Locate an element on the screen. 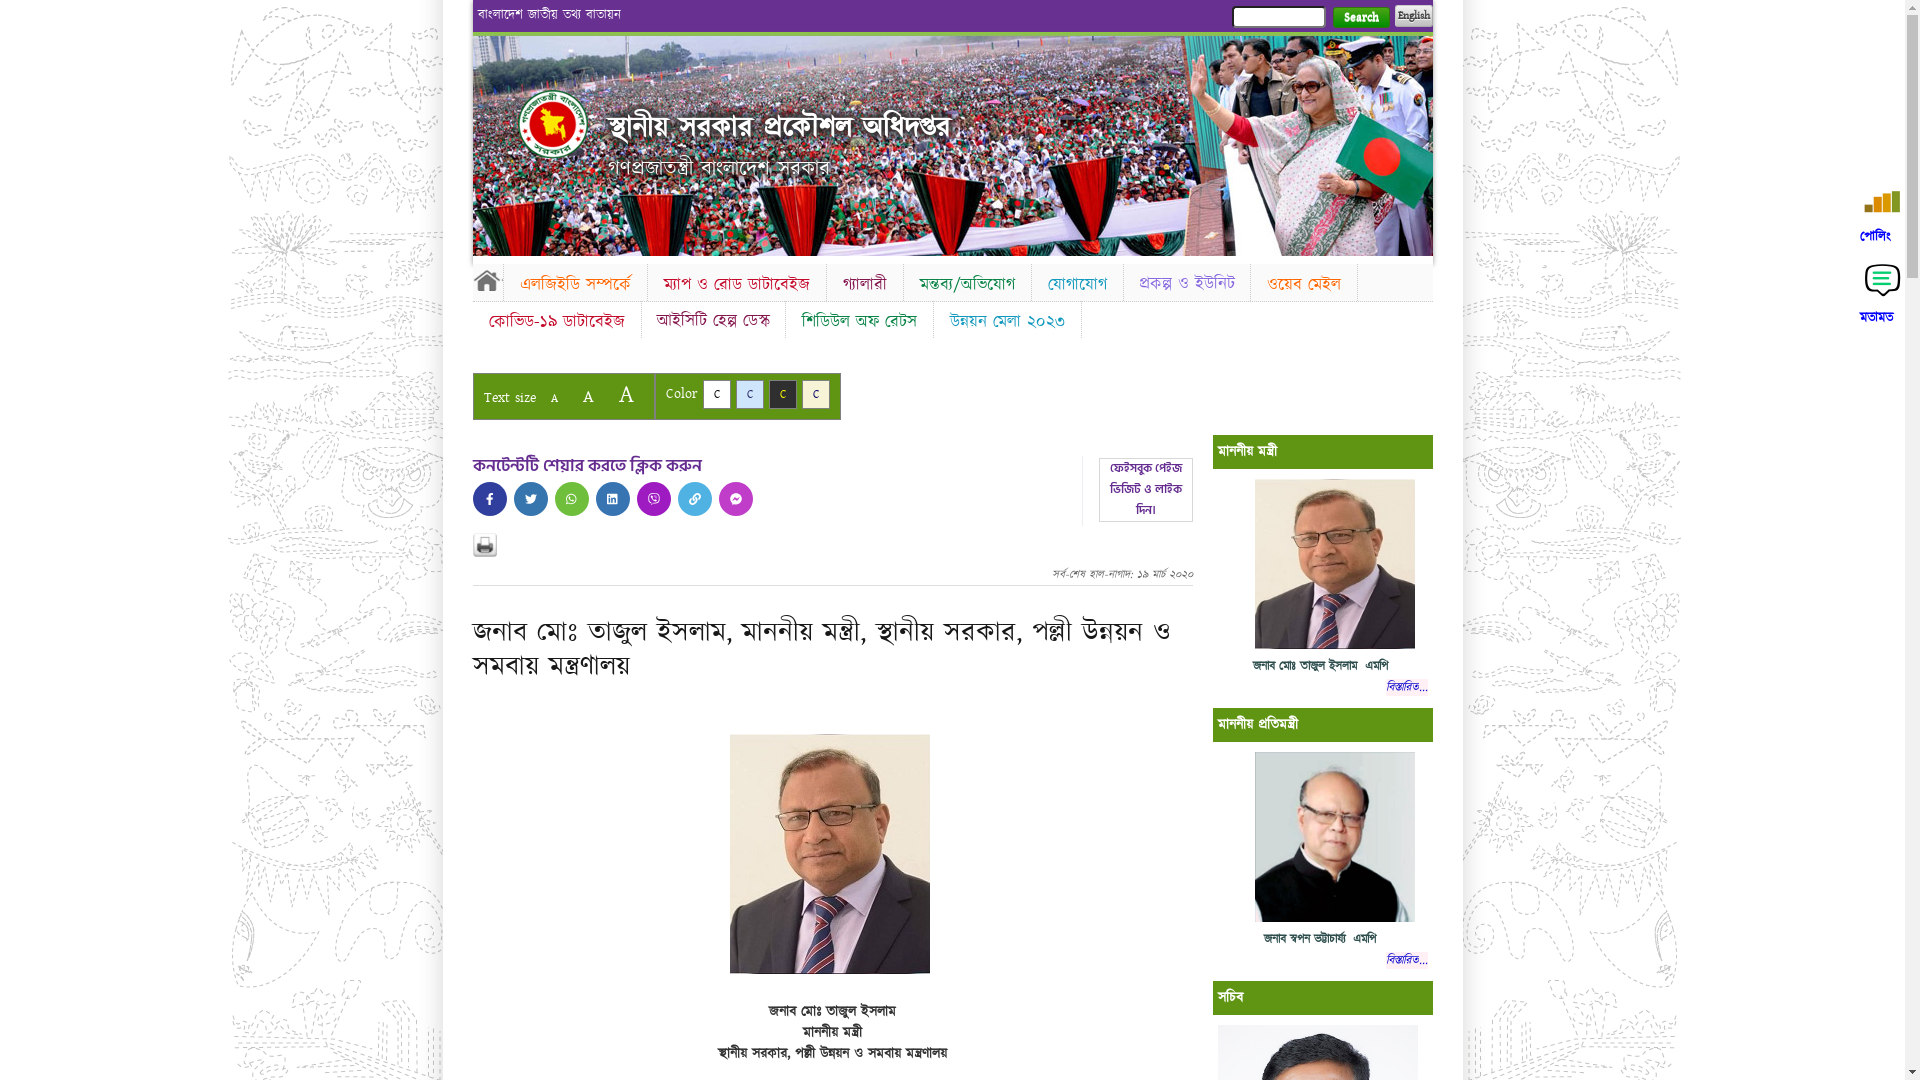 Image resolution: width=1920 pixels, height=1080 pixels. 'A' is located at coordinates (586, 396).